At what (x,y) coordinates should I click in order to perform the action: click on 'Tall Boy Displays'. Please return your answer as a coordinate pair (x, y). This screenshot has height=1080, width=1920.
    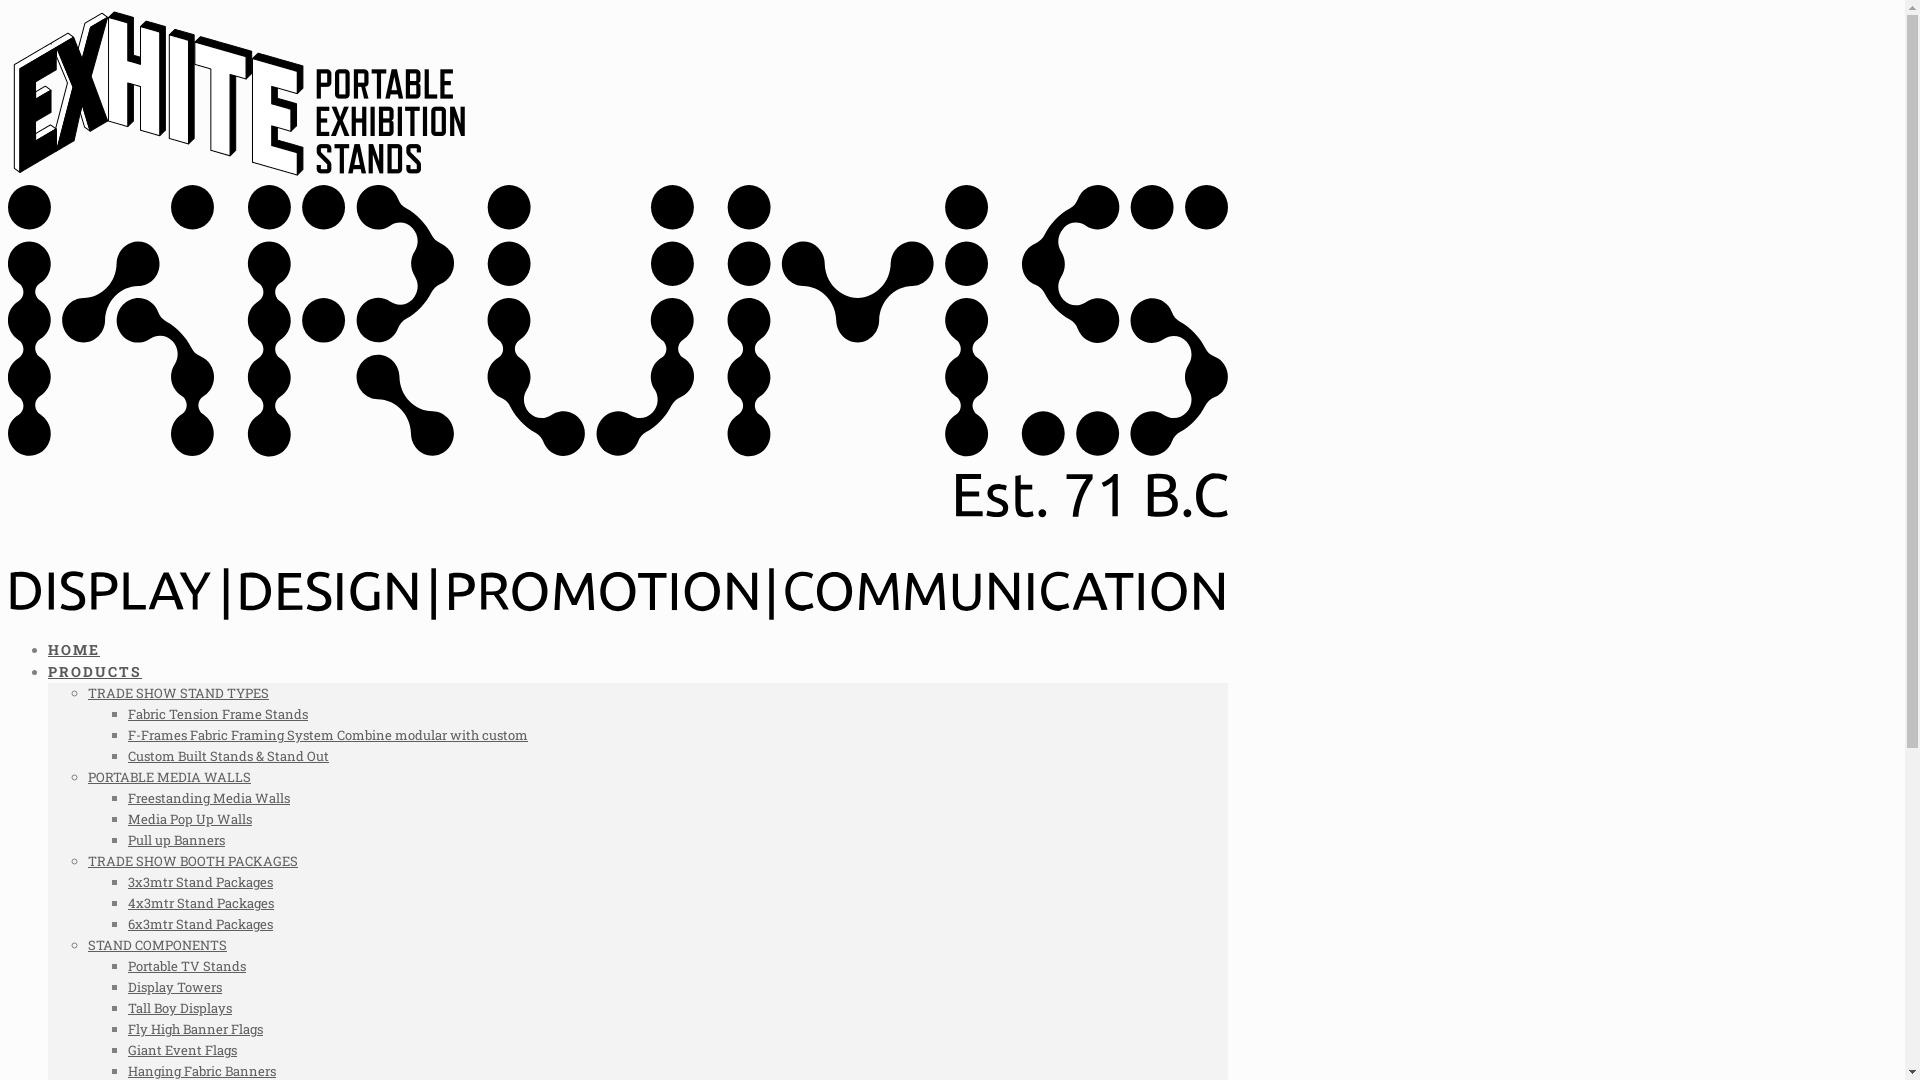
    Looking at the image, I should click on (180, 1007).